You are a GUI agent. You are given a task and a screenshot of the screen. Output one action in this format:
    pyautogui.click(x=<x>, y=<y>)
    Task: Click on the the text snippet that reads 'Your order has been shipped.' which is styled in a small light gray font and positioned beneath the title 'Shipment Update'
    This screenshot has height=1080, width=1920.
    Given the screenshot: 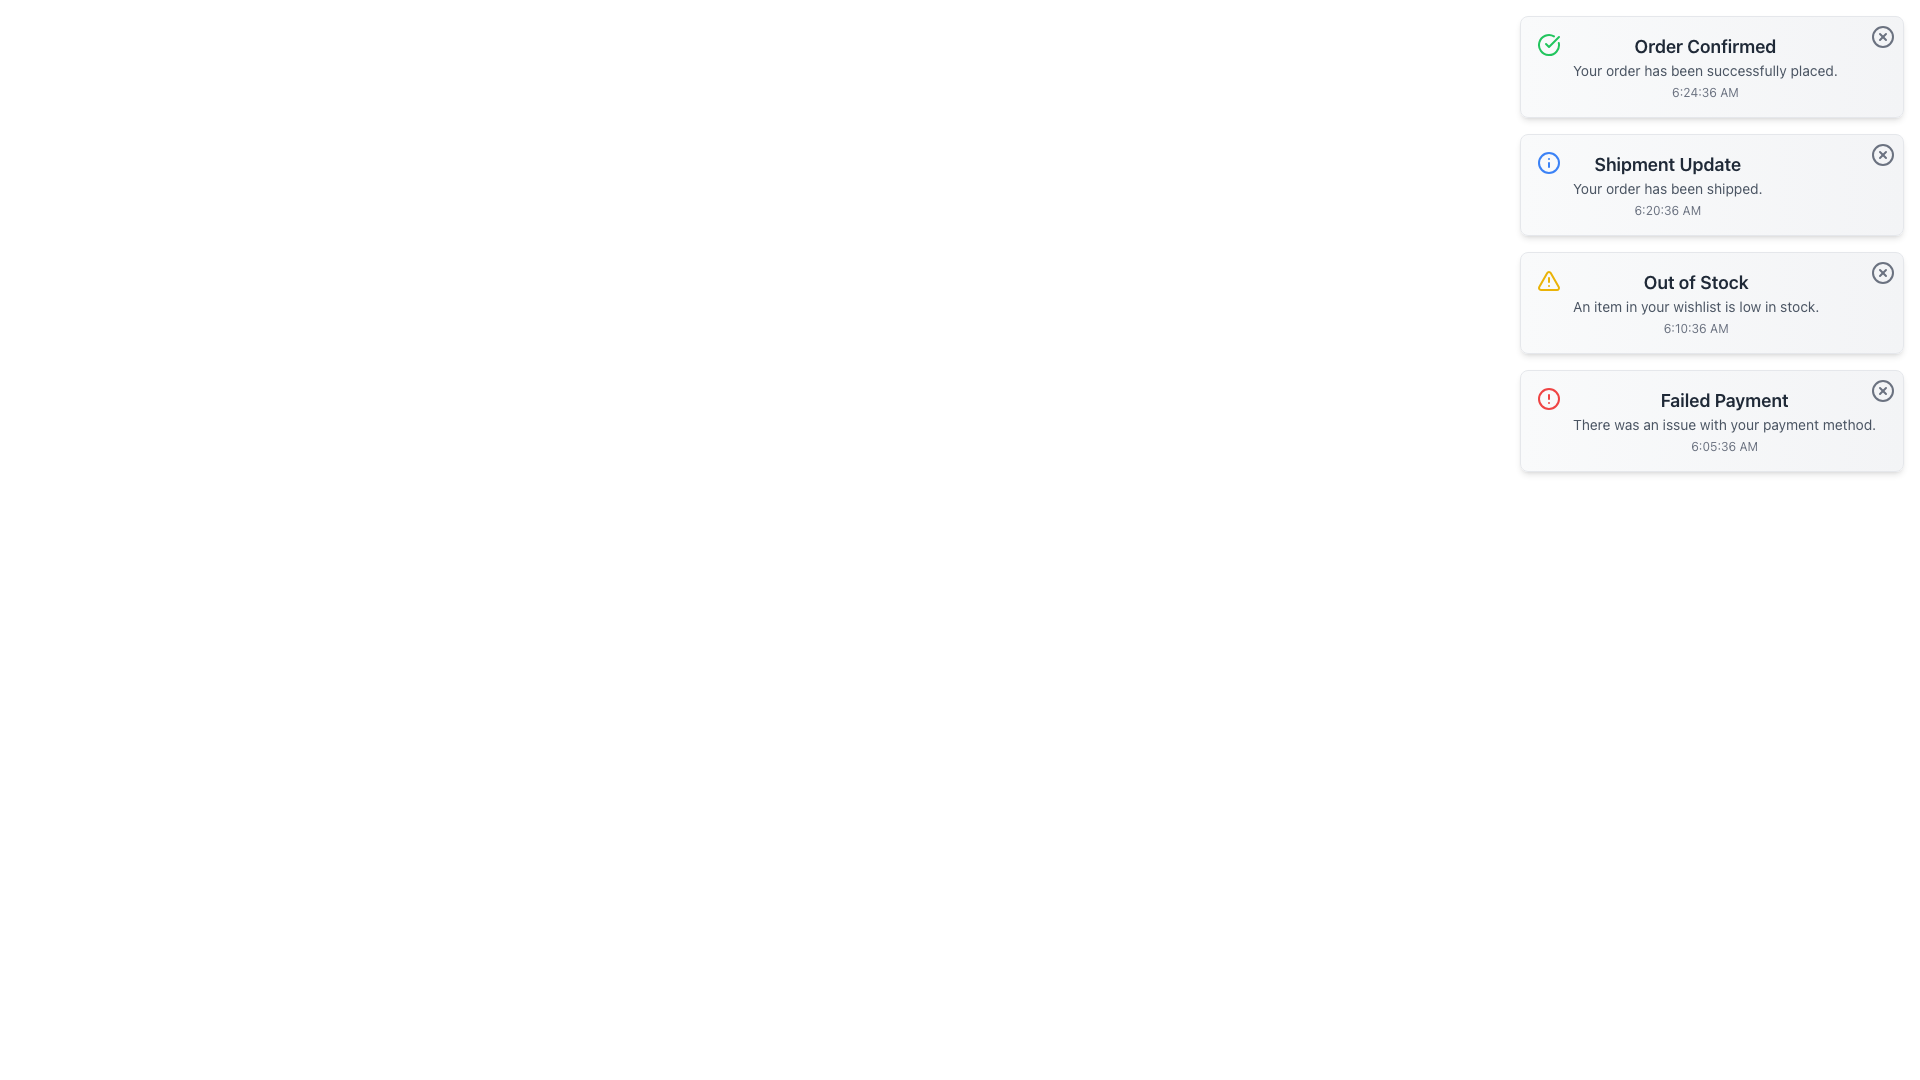 What is the action you would take?
    pyautogui.click(x=1667, y=189)
    